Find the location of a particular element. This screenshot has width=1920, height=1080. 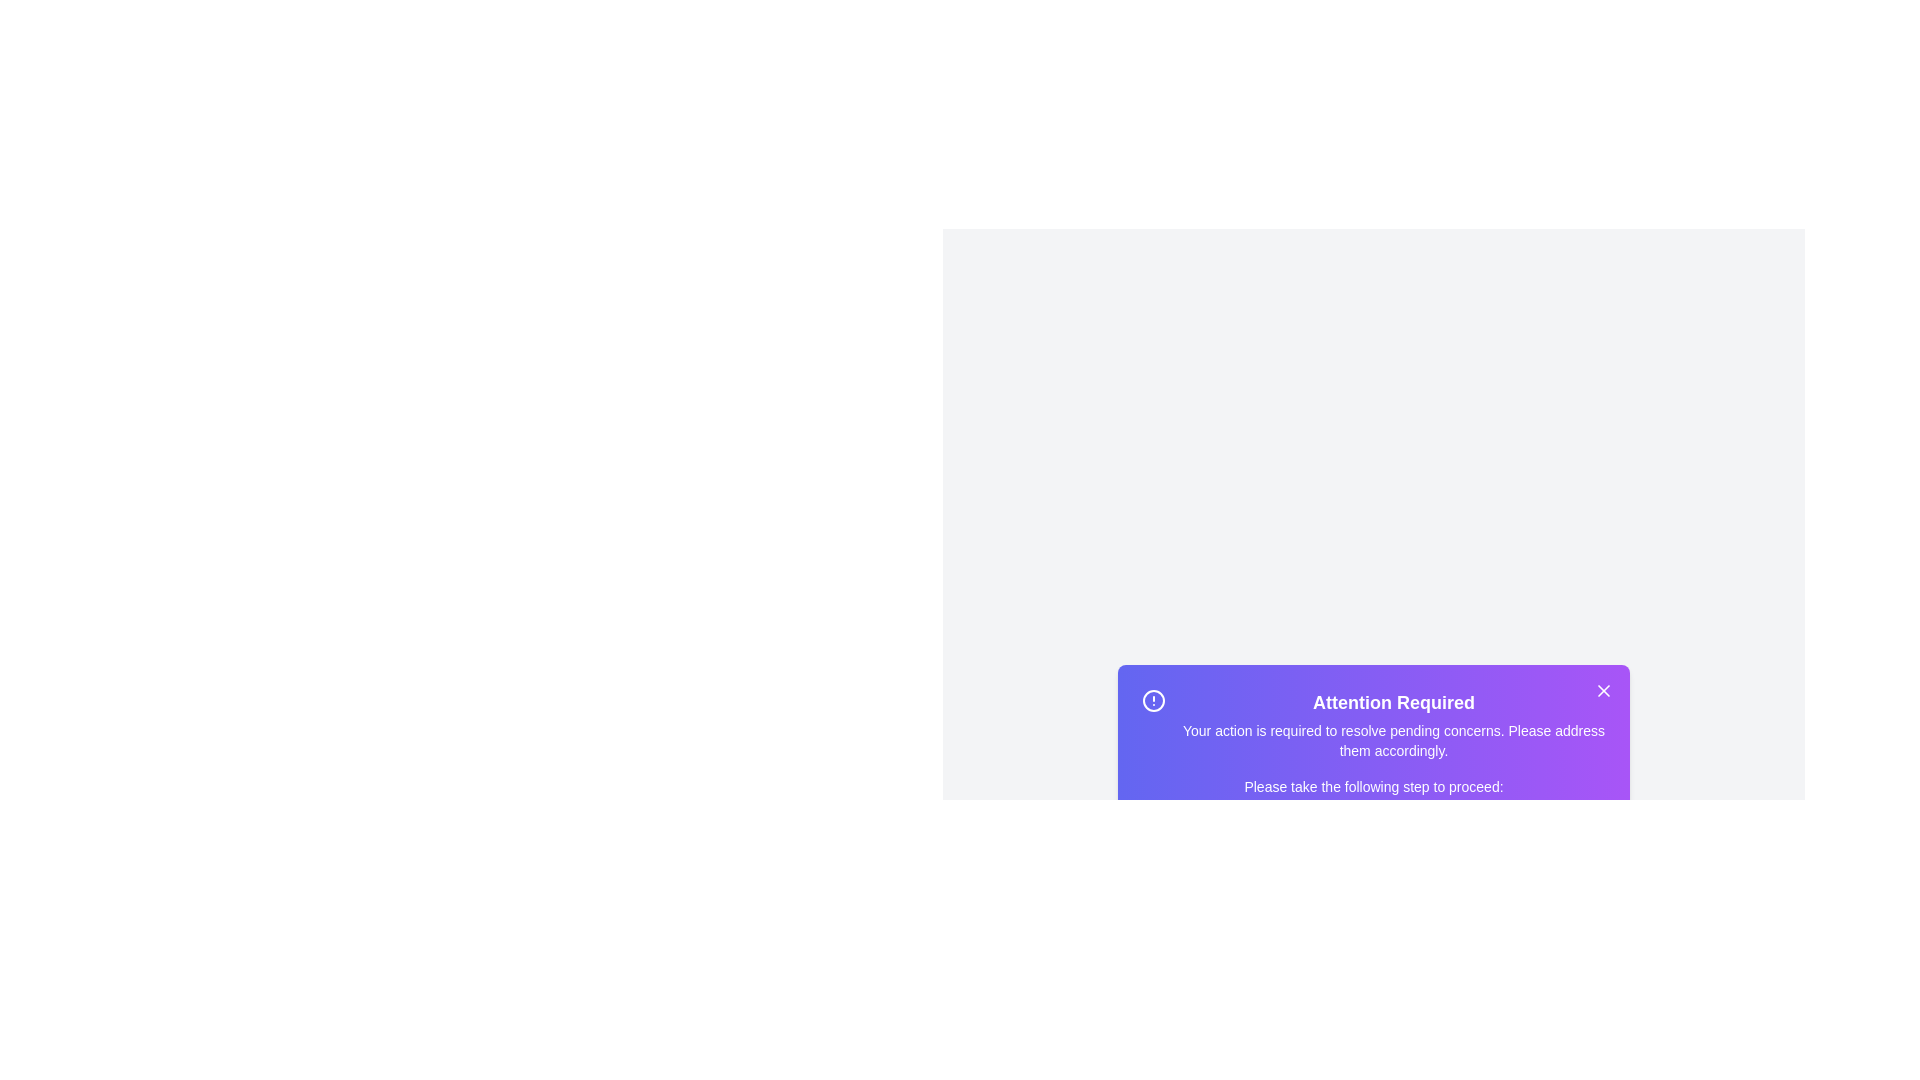

the 'X' icon in the top-right corner of the purple notification box titled 'Attention Required' is located at coordinates (1603, 689).